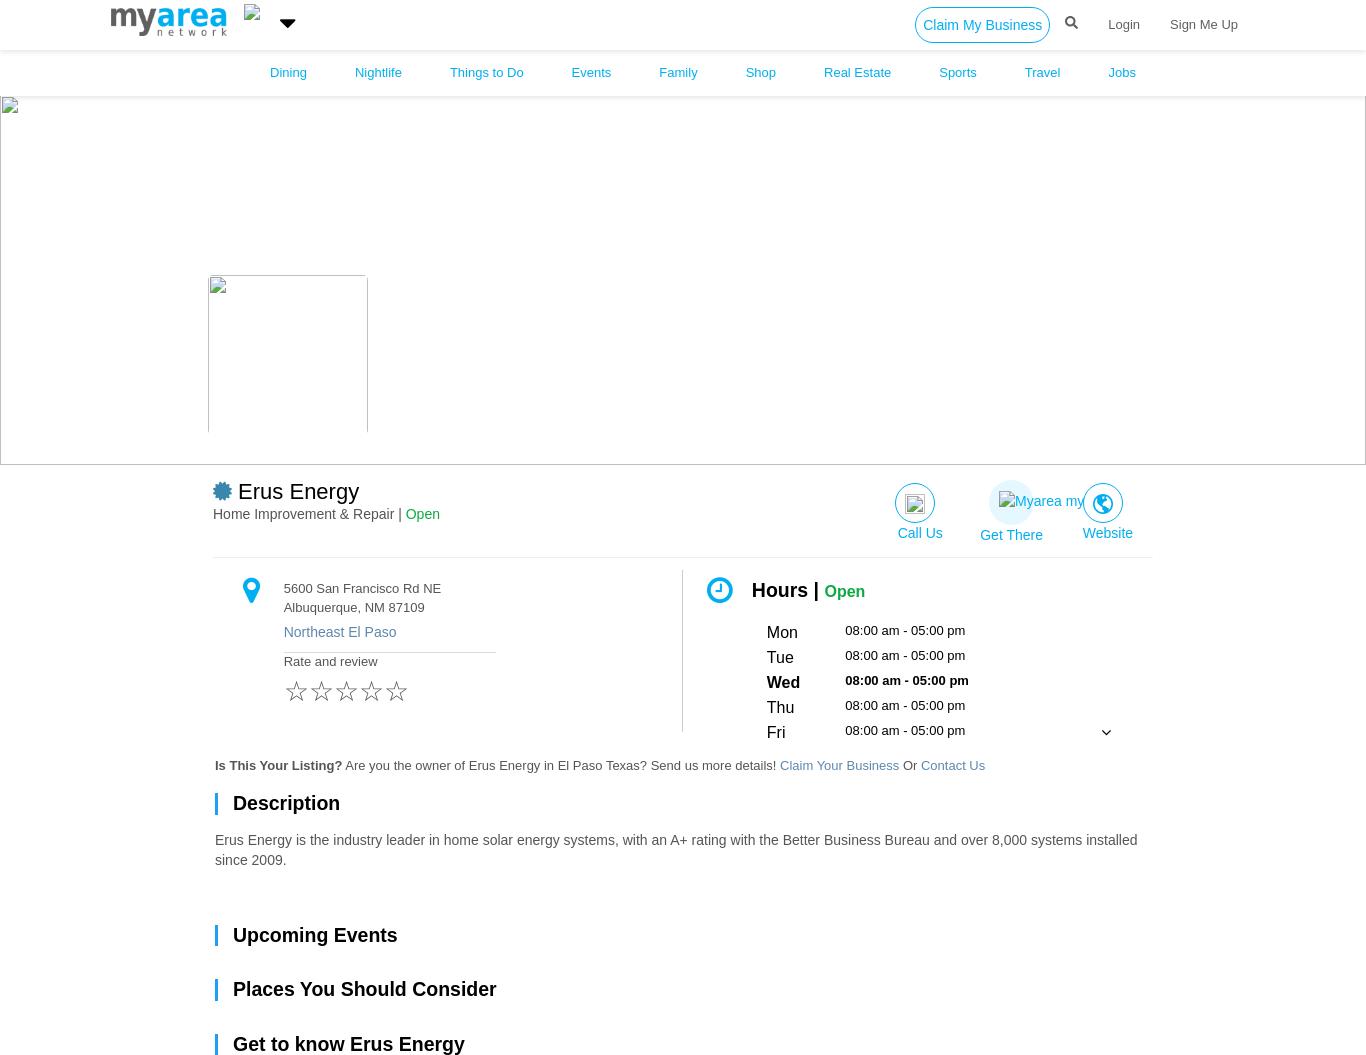  What do you see at coordinates (1106, 71) in the screenshot?
I see `'Jobs'` at bounding box center [1106, 71].